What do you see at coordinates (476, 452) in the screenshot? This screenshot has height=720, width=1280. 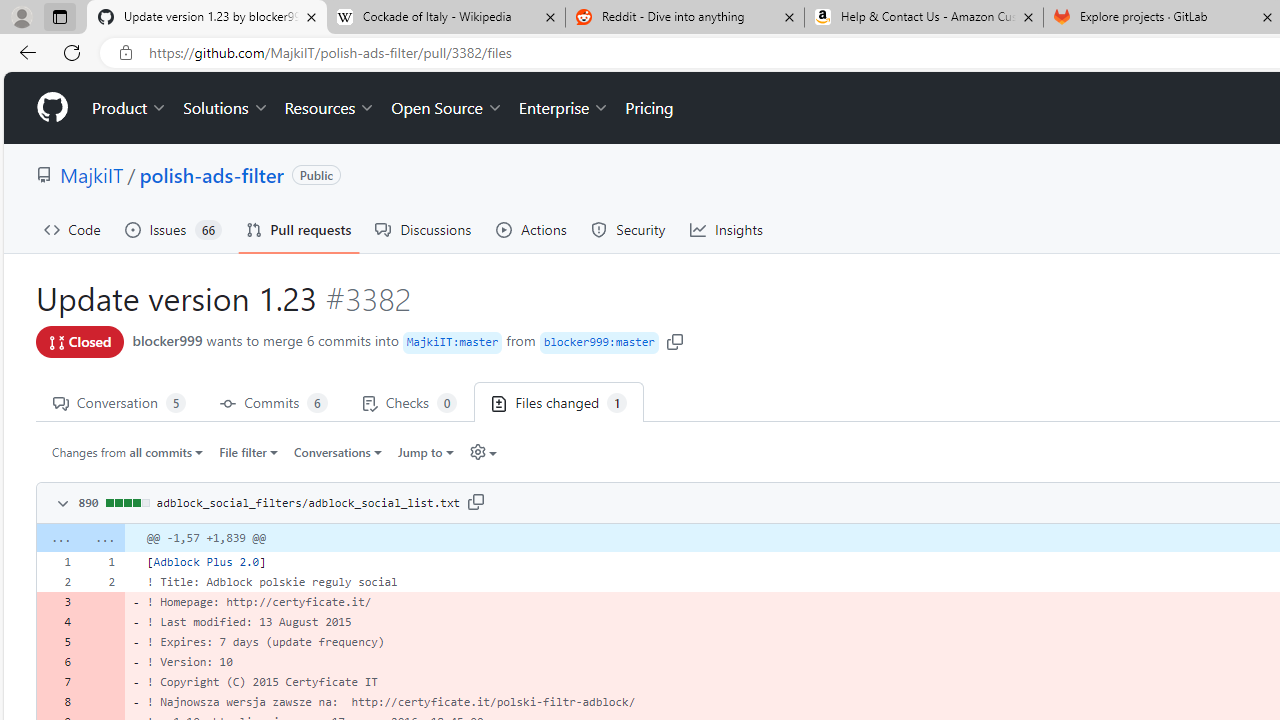 I see `'Diff settings'` at bounding box center [476, 452].